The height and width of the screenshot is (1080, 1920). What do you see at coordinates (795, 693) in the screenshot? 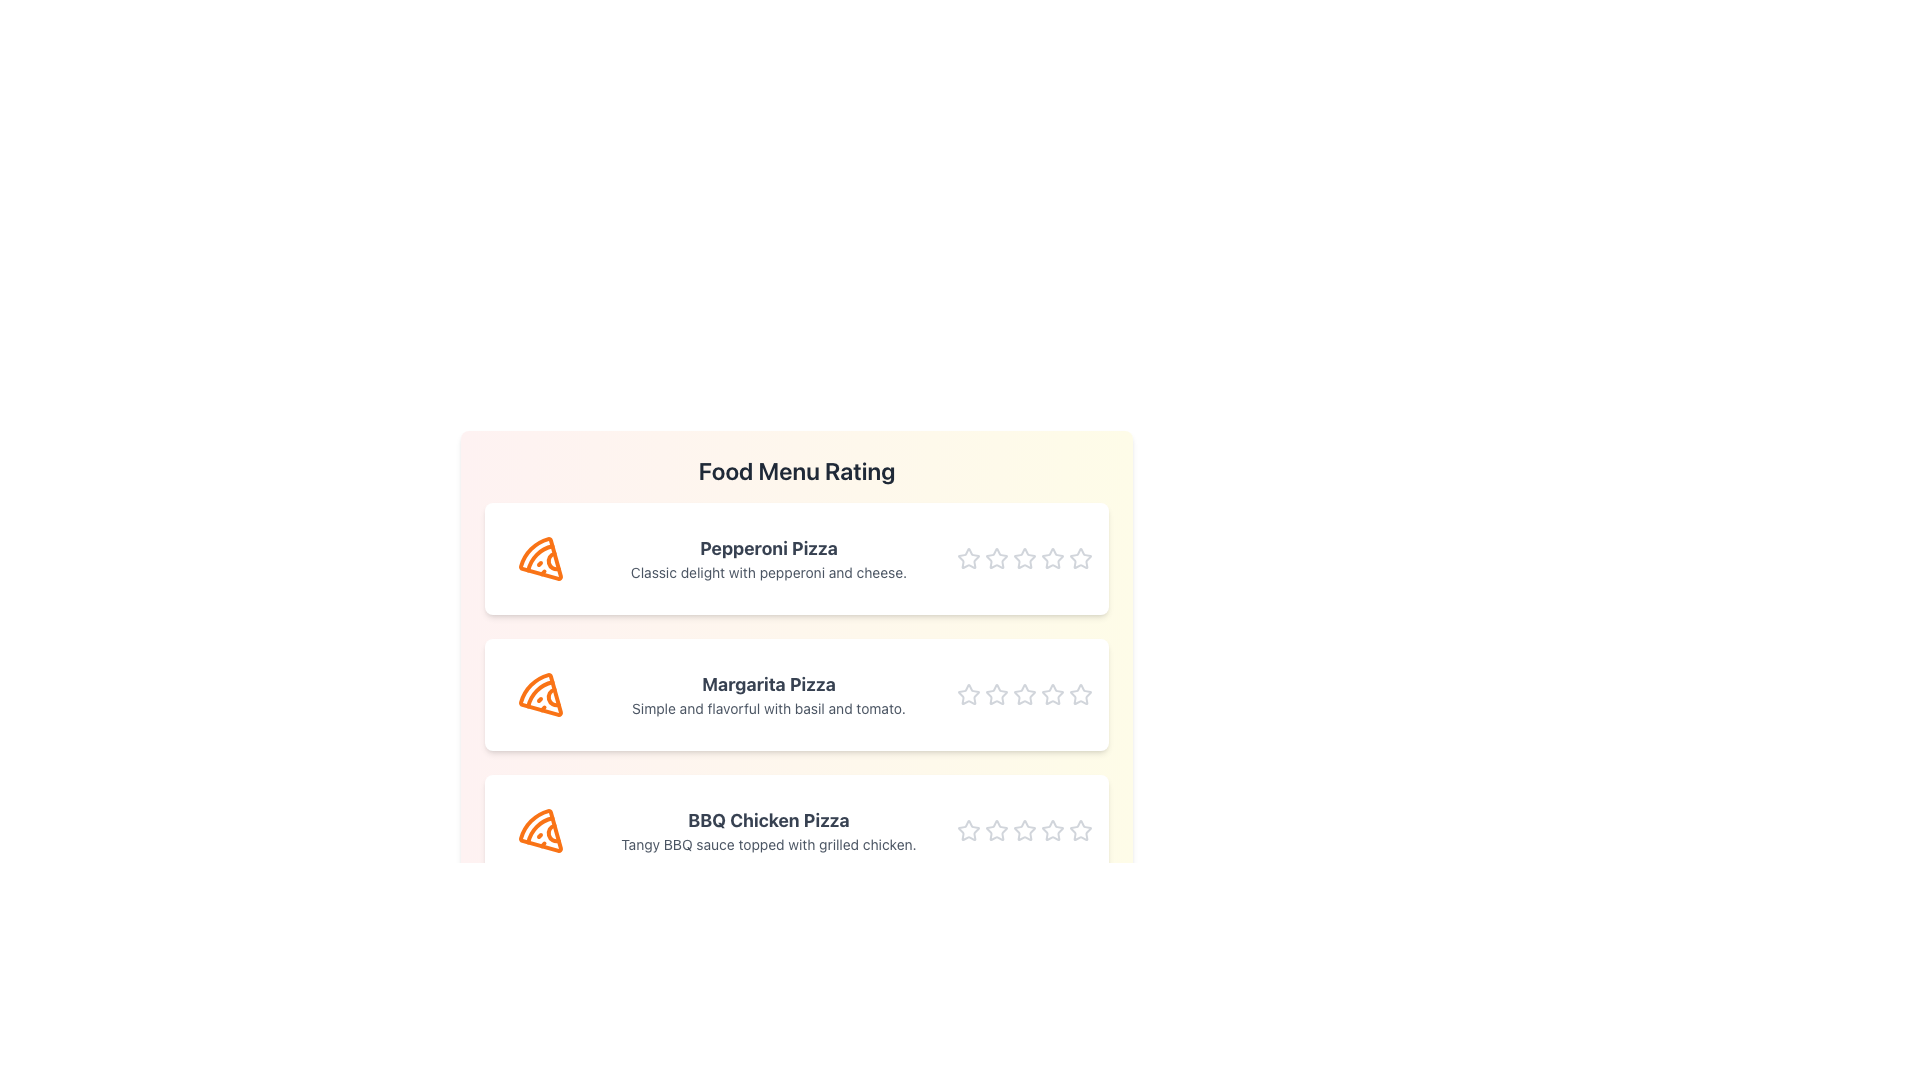
I see `a menu item from the vertical list displayed within the 'Food Menu Rating' card` at bounding box center [795, 693].